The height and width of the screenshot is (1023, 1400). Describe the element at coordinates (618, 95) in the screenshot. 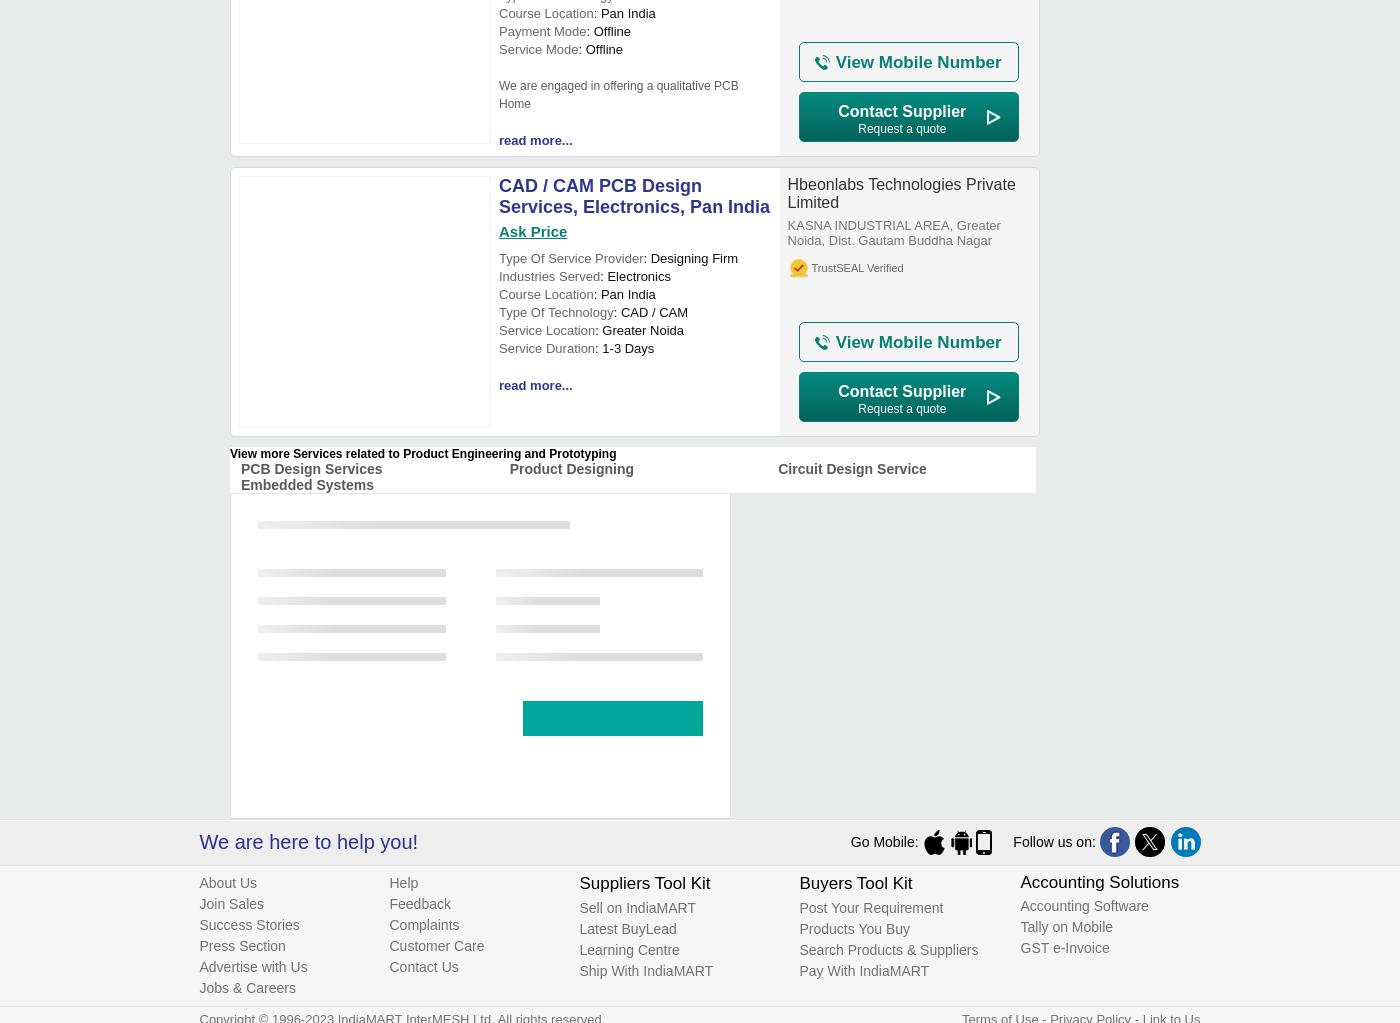

I see `'We are engaged in offering a qualitative PCB Home'` at that location.